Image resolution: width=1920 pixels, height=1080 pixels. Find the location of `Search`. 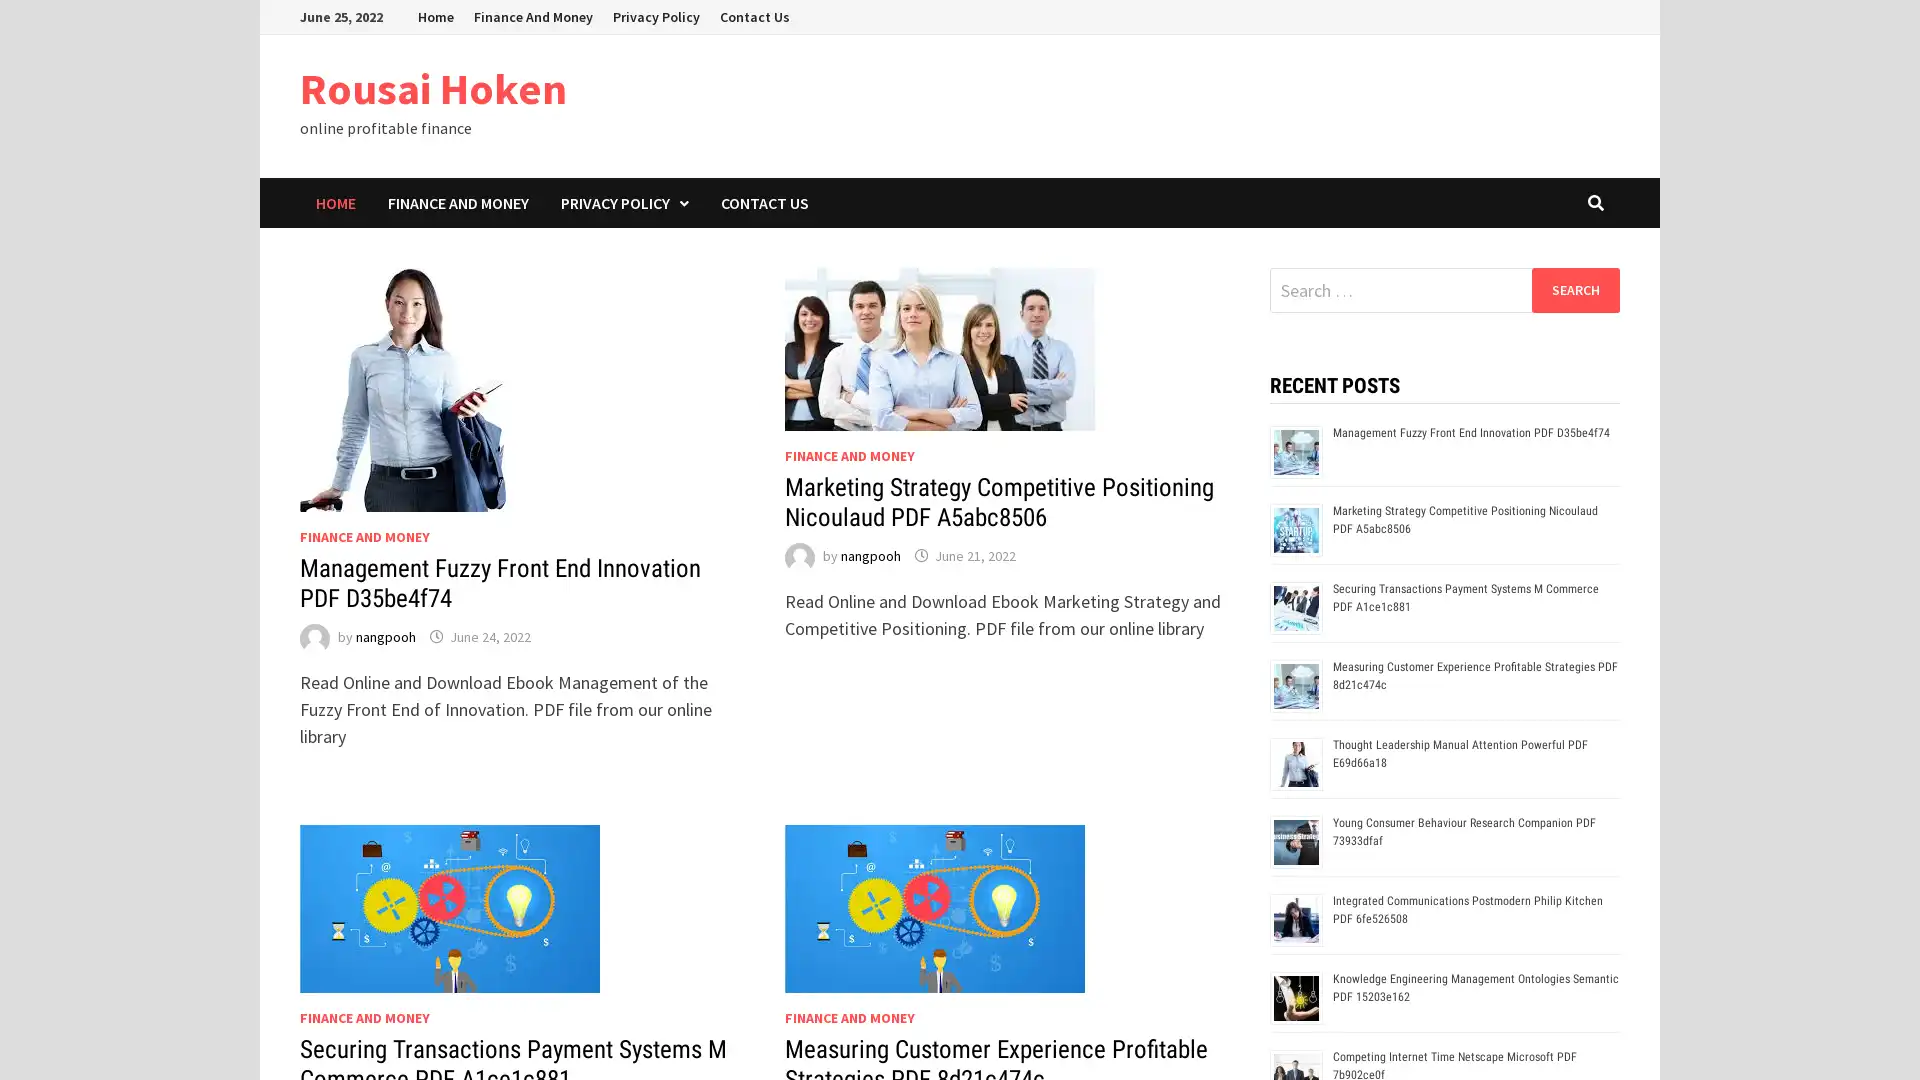

Search is located at coordinates (1574, 289).